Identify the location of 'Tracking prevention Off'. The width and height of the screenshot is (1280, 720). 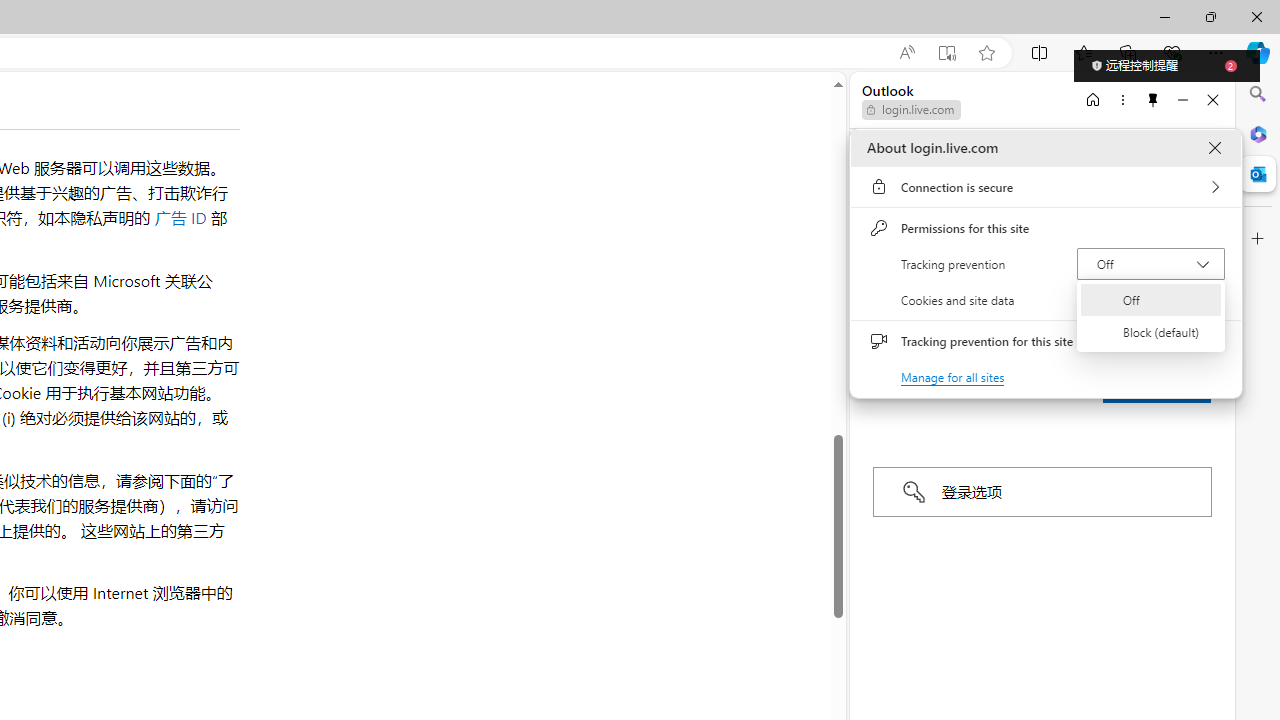
(1150, 262).